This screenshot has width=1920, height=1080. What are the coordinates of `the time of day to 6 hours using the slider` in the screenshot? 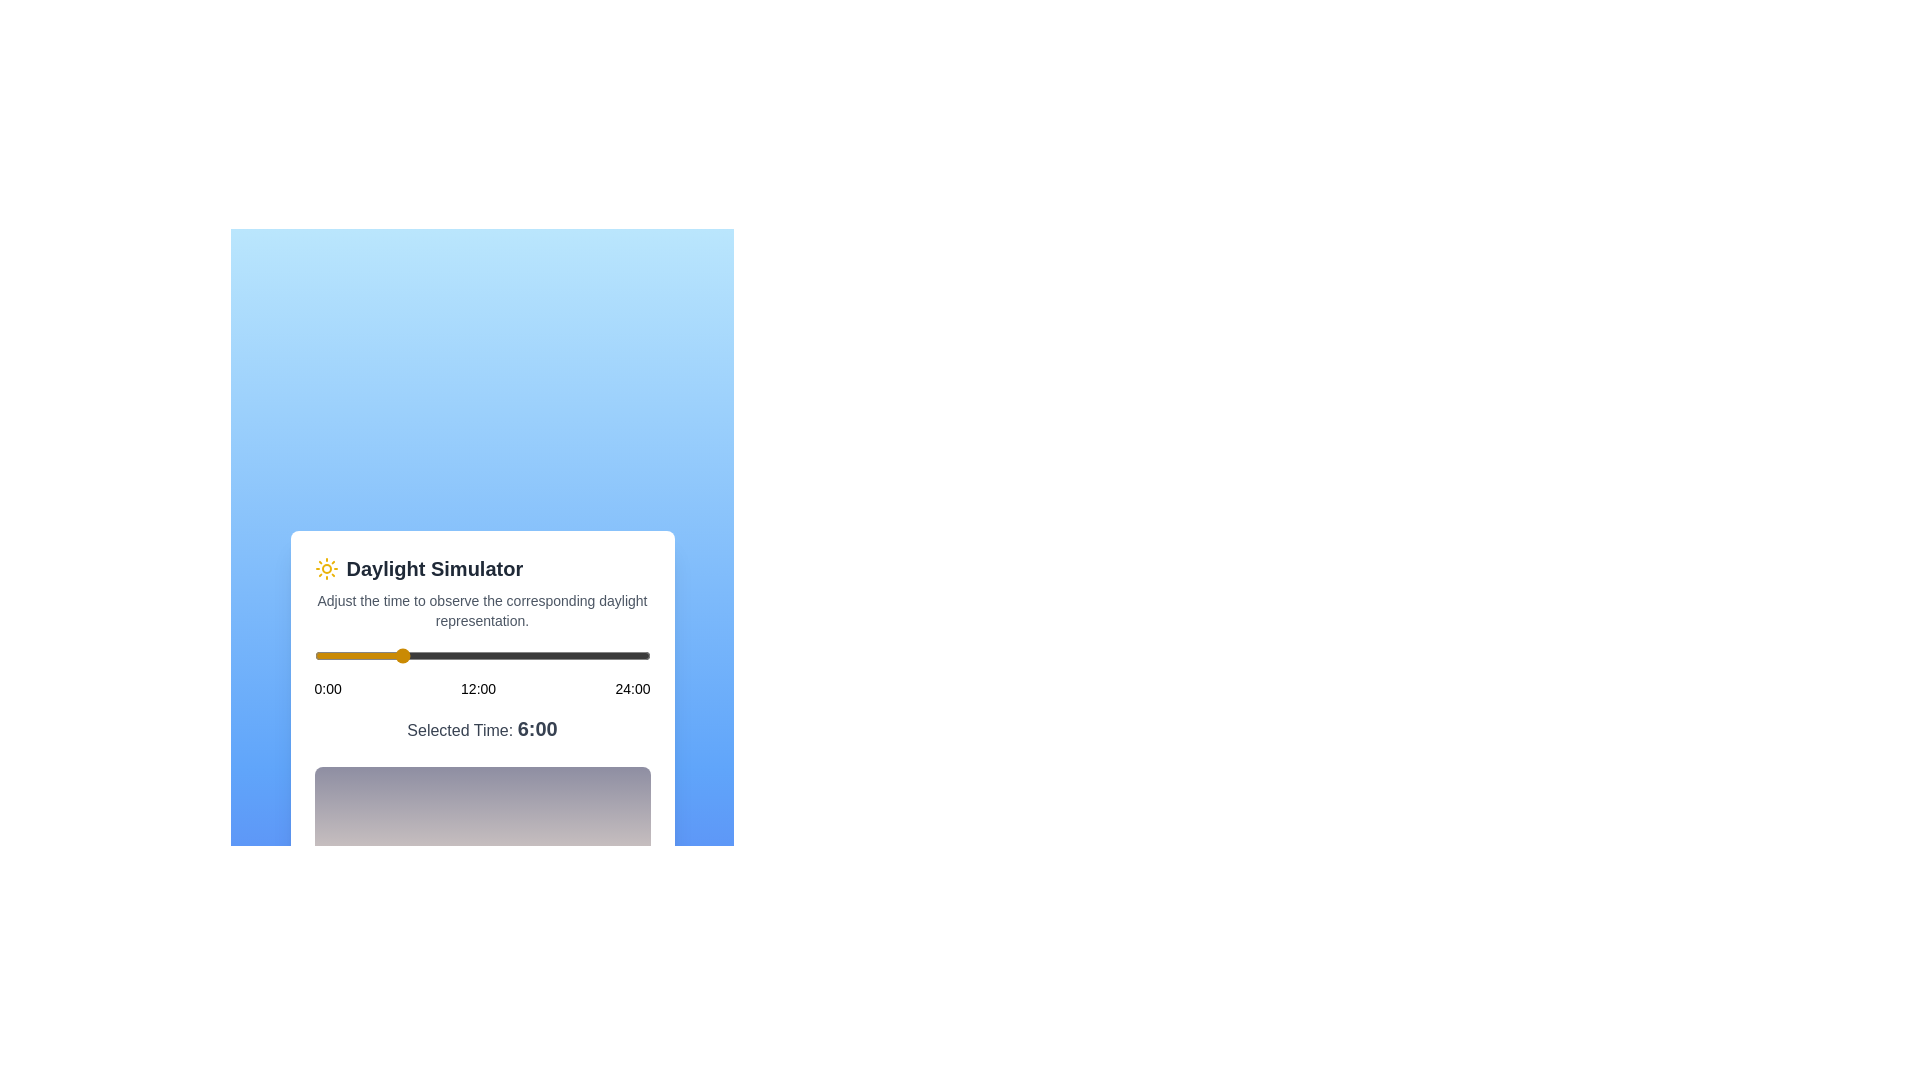 It's located at (398, 655).